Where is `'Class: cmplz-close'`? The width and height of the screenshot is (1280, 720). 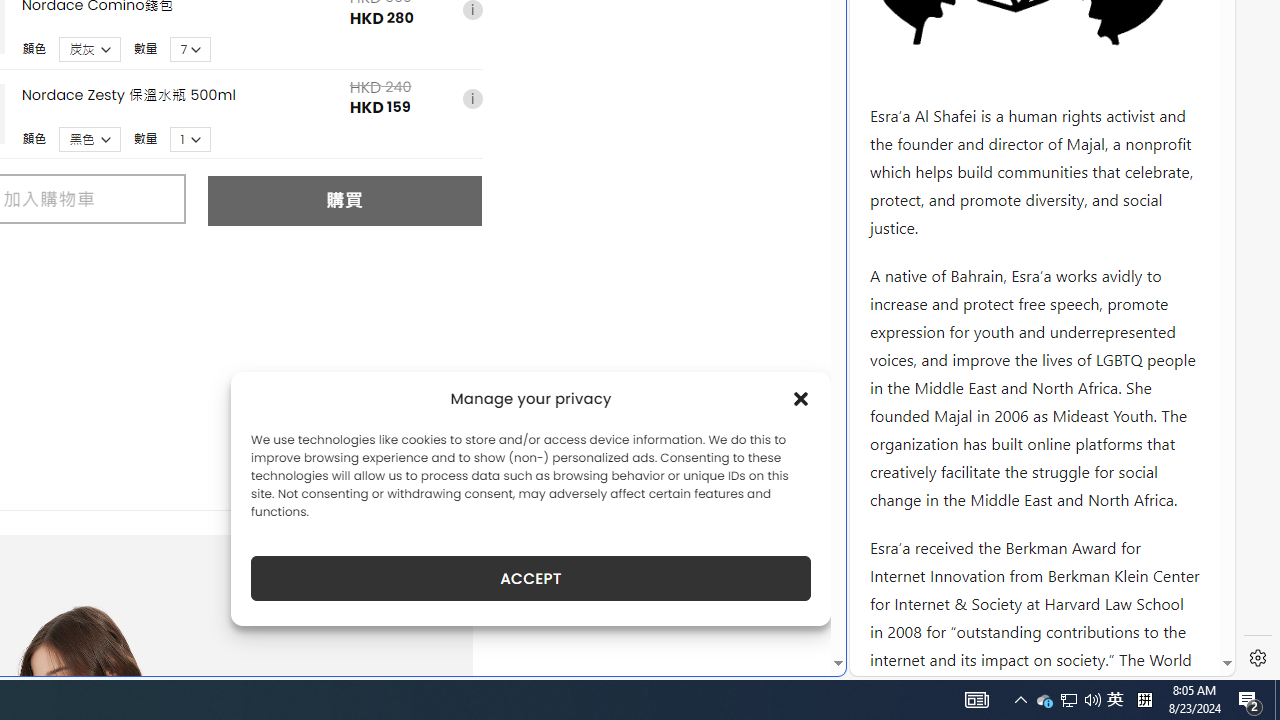
'Class: cmplz-close' is located at coordinates (801, 398).